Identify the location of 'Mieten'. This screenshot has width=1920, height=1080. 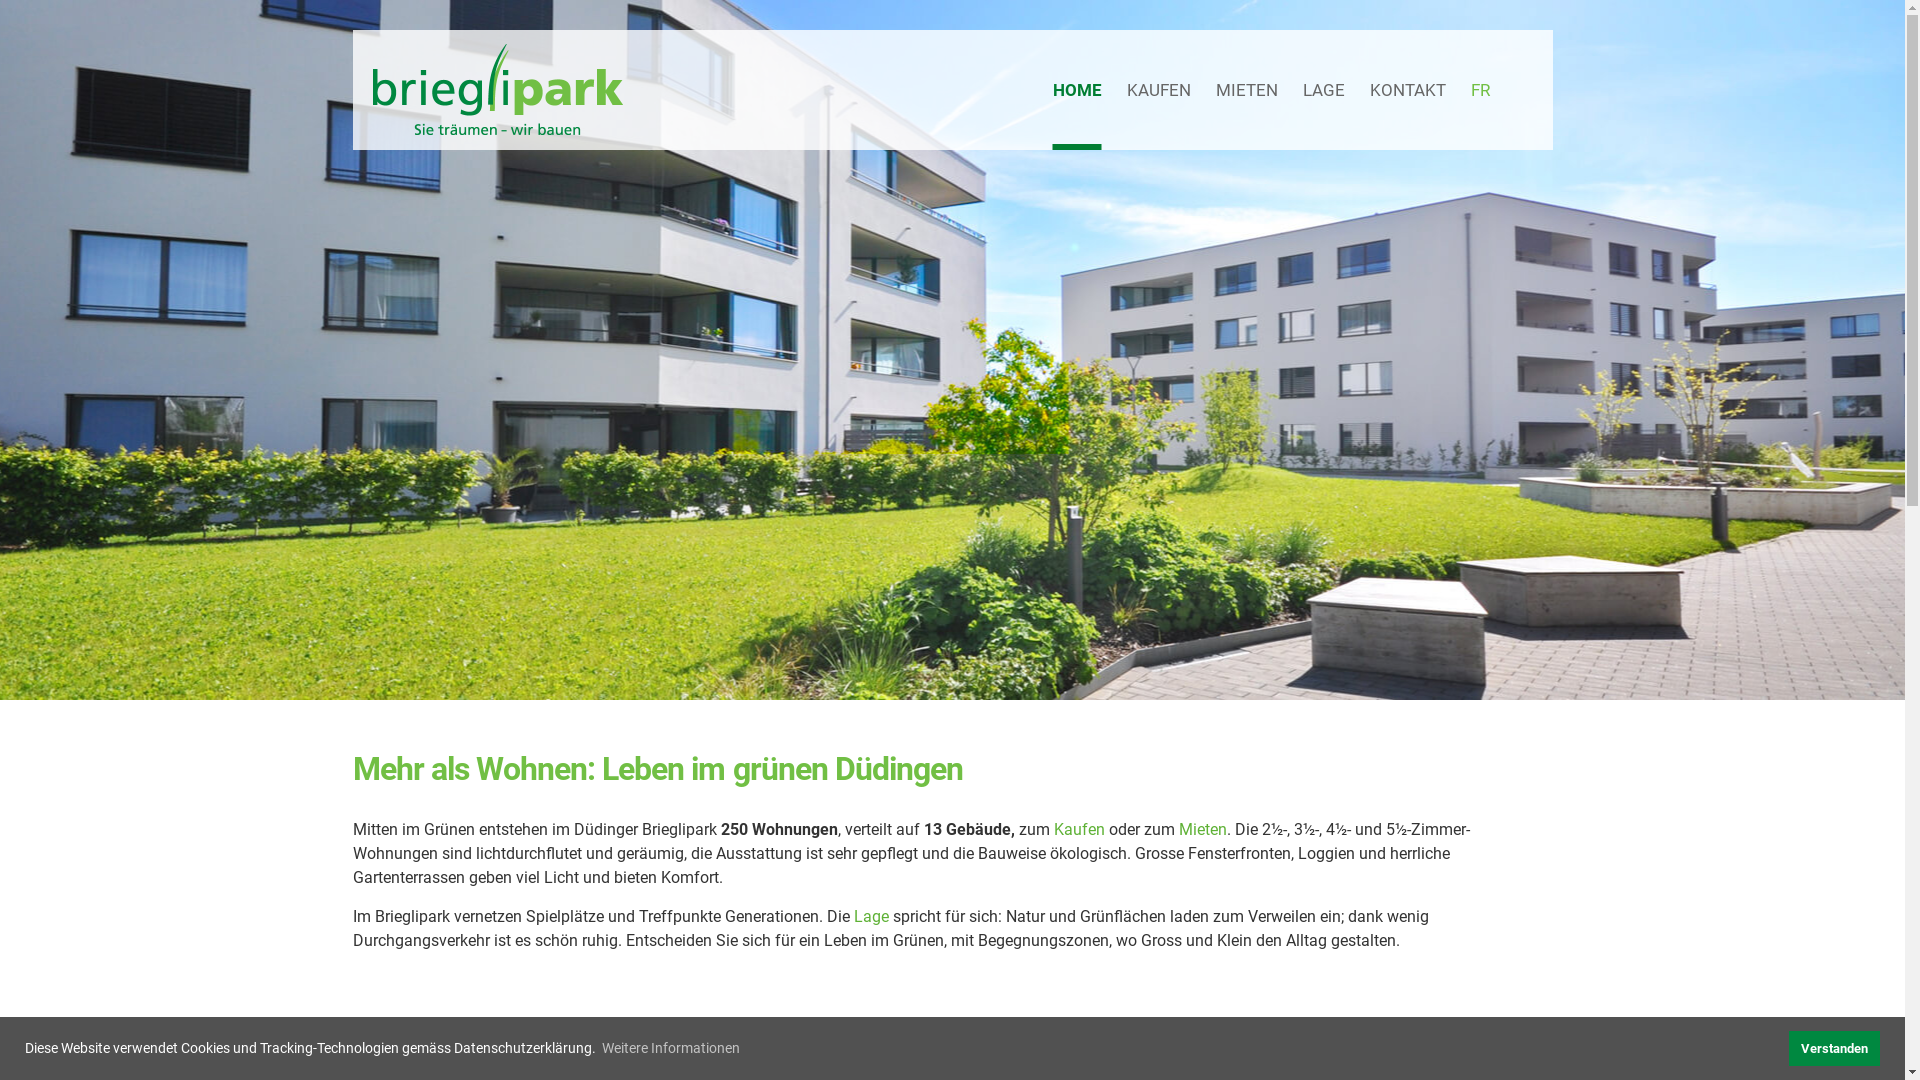
(1200, 829).